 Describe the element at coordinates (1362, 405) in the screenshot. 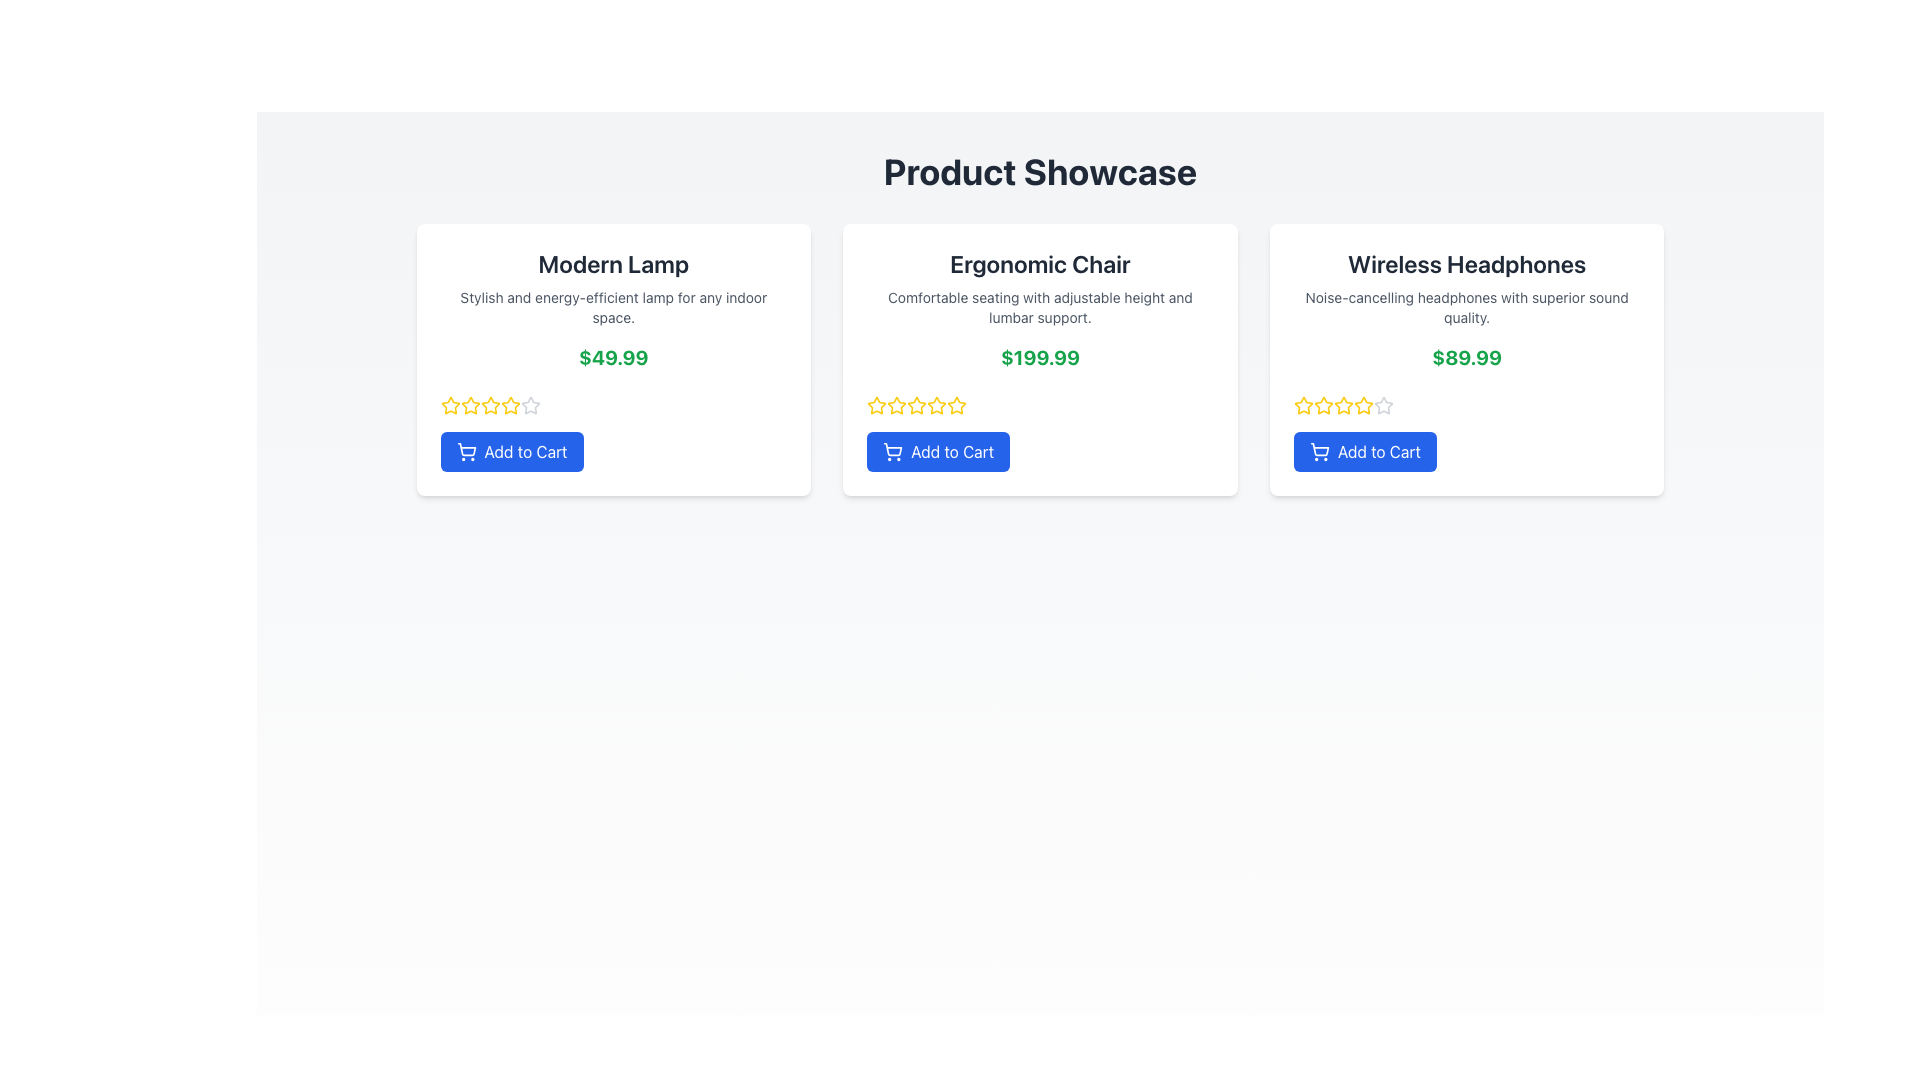

I see `the third yellow star icon in the sequence of rating stars for the 'Wireless Headphones' product card` at that location.